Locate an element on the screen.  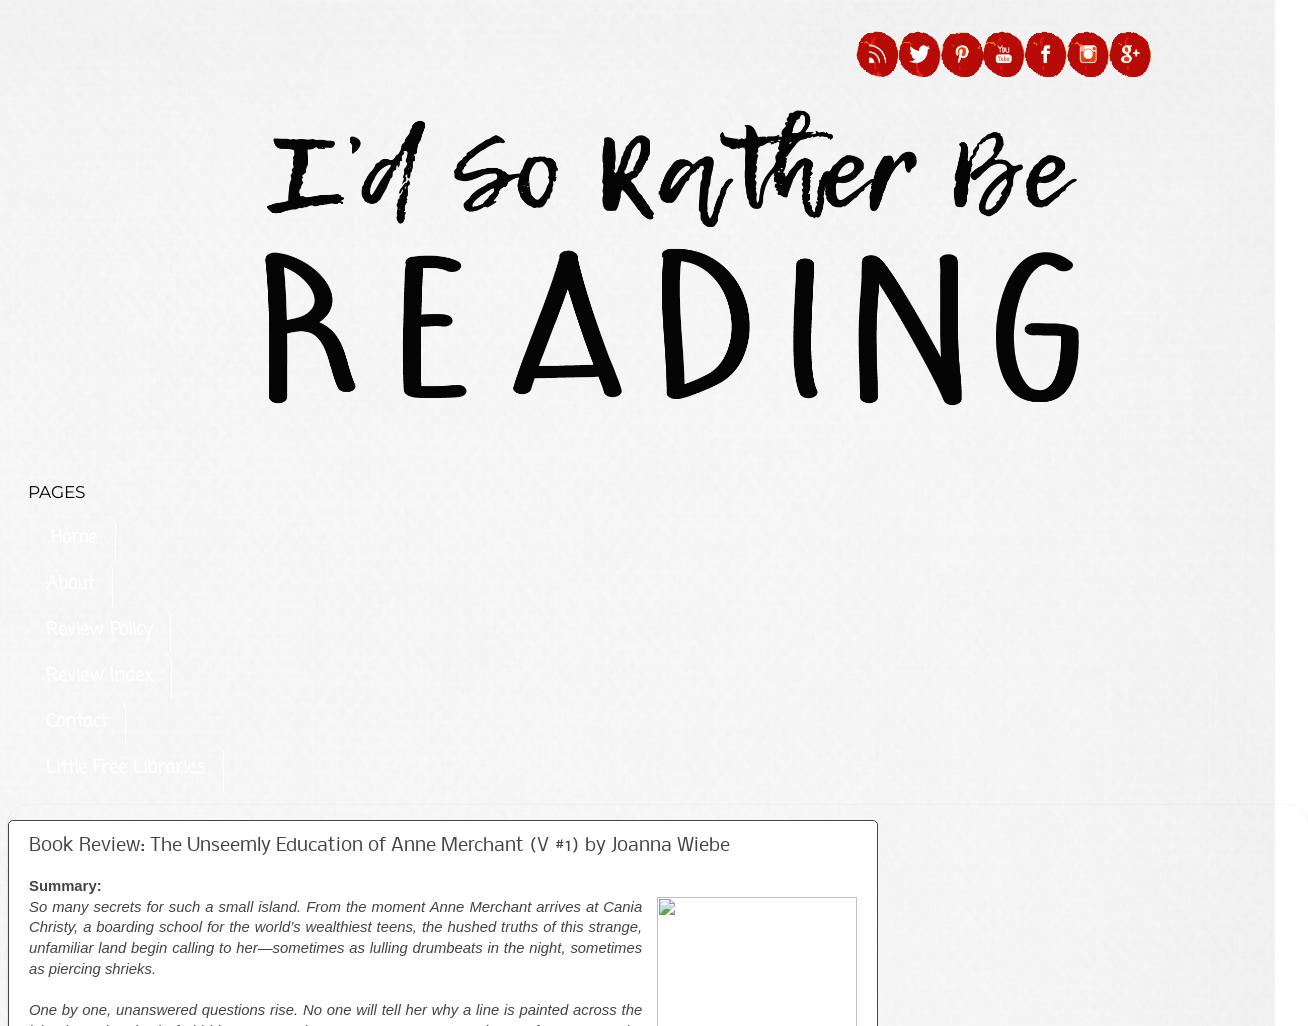
'Little Free Libraries' is located at coordinates (124, 767).